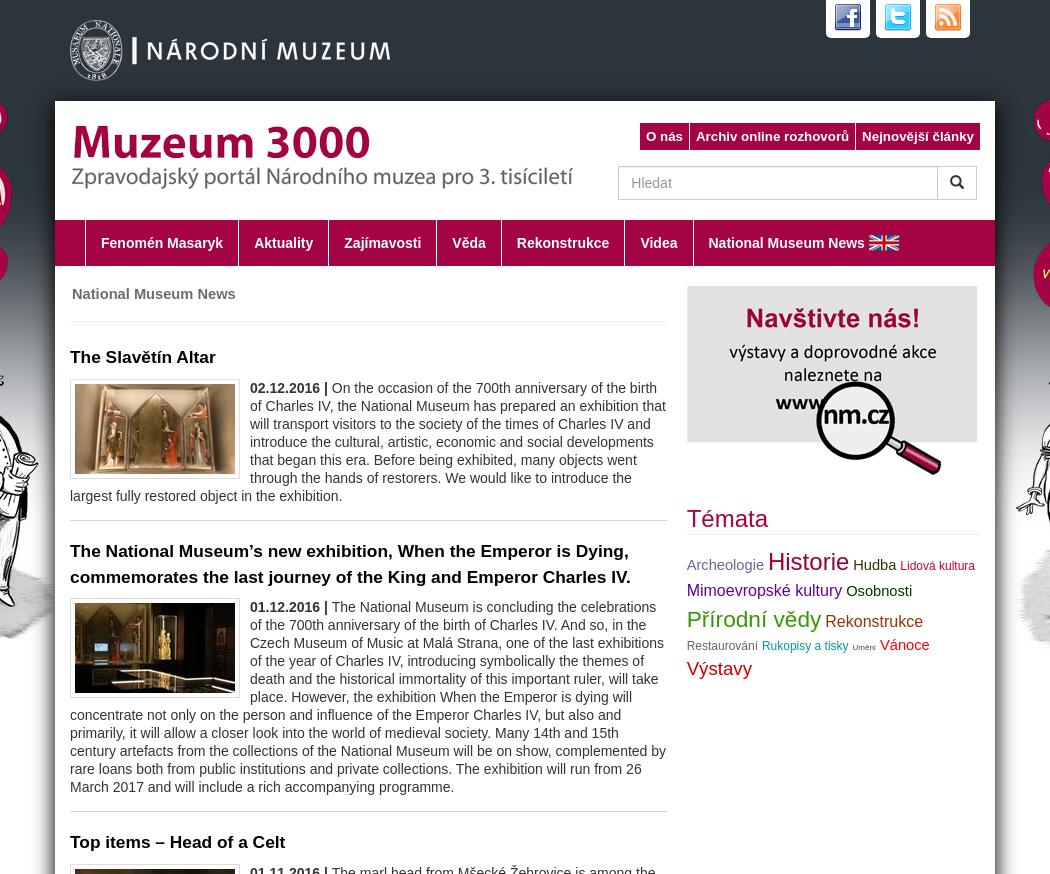 This screenshot has height=874, width=1050. Describe the element at coordinates (663, 136) in the screenshot. I see `'O nás'` at that location.